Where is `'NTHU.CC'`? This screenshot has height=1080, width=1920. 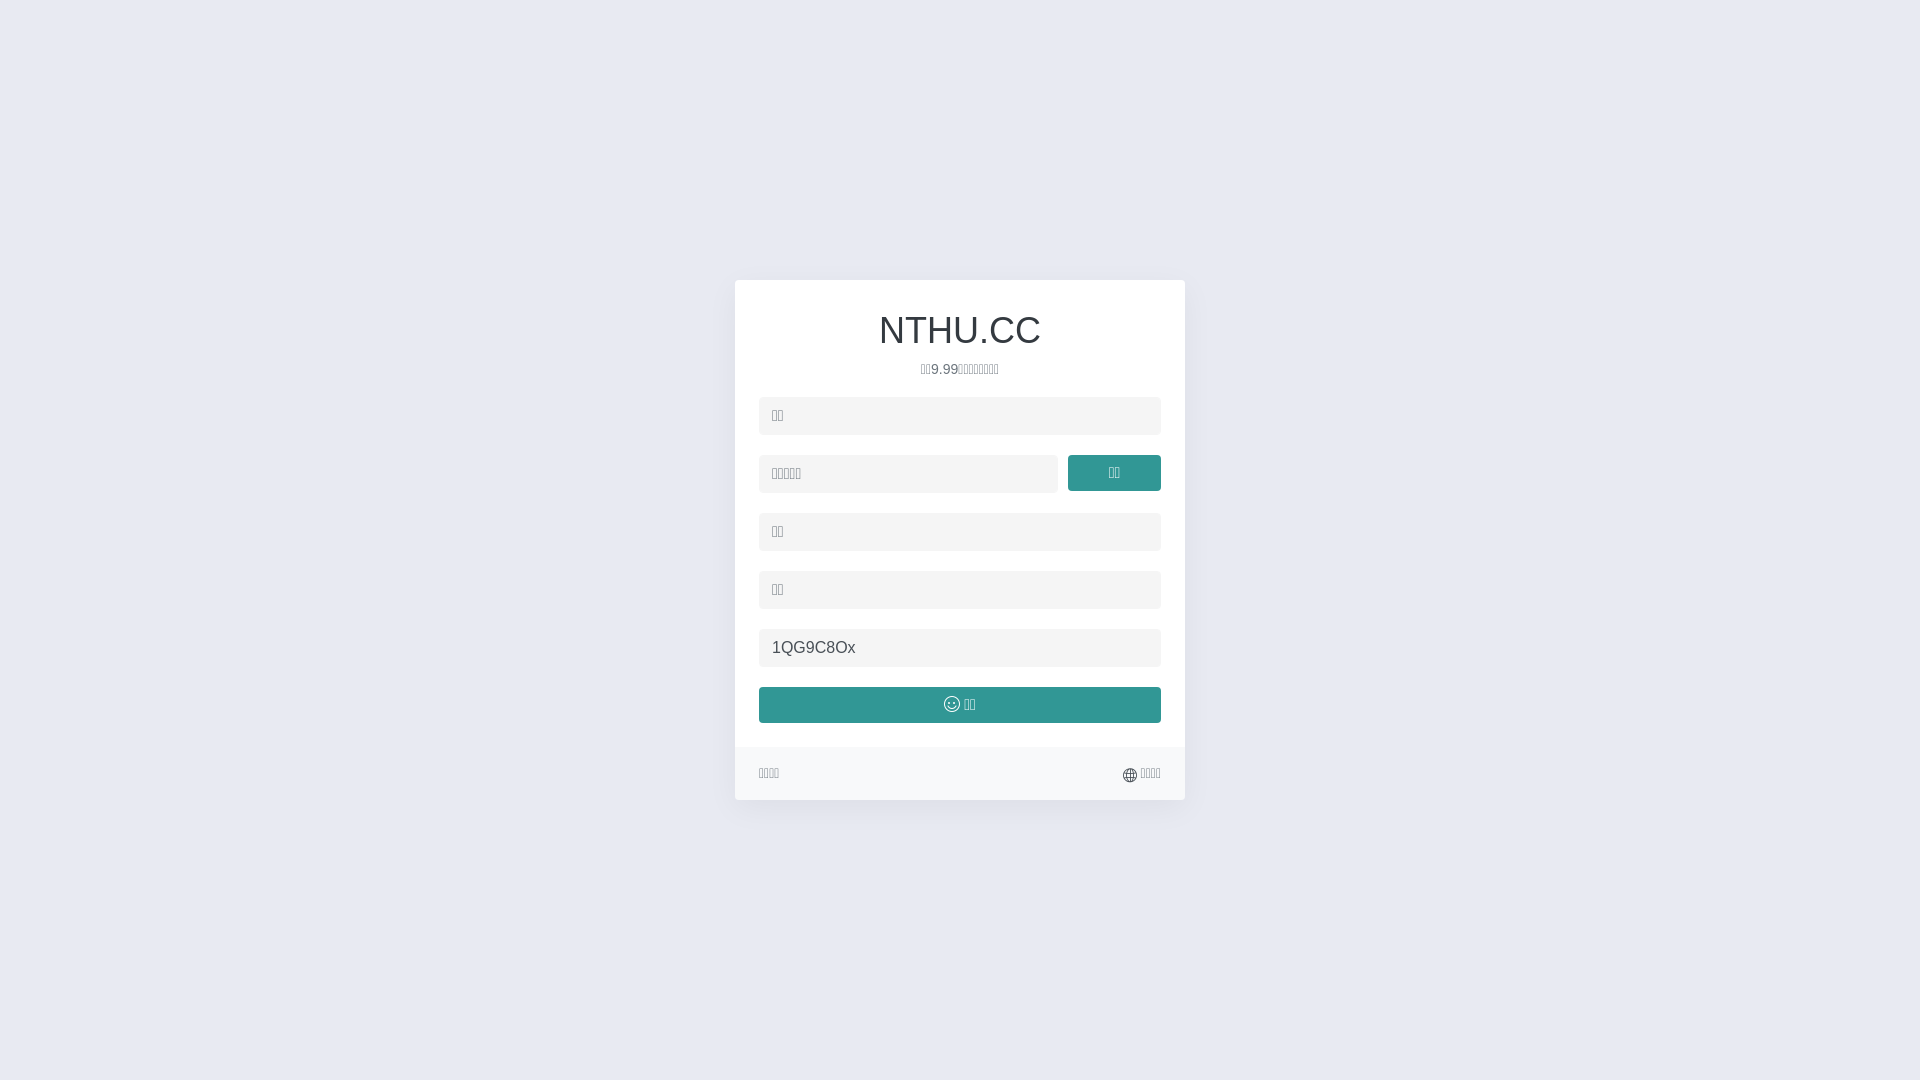 'NTHU.CC' is located at coordinates (878, 329).